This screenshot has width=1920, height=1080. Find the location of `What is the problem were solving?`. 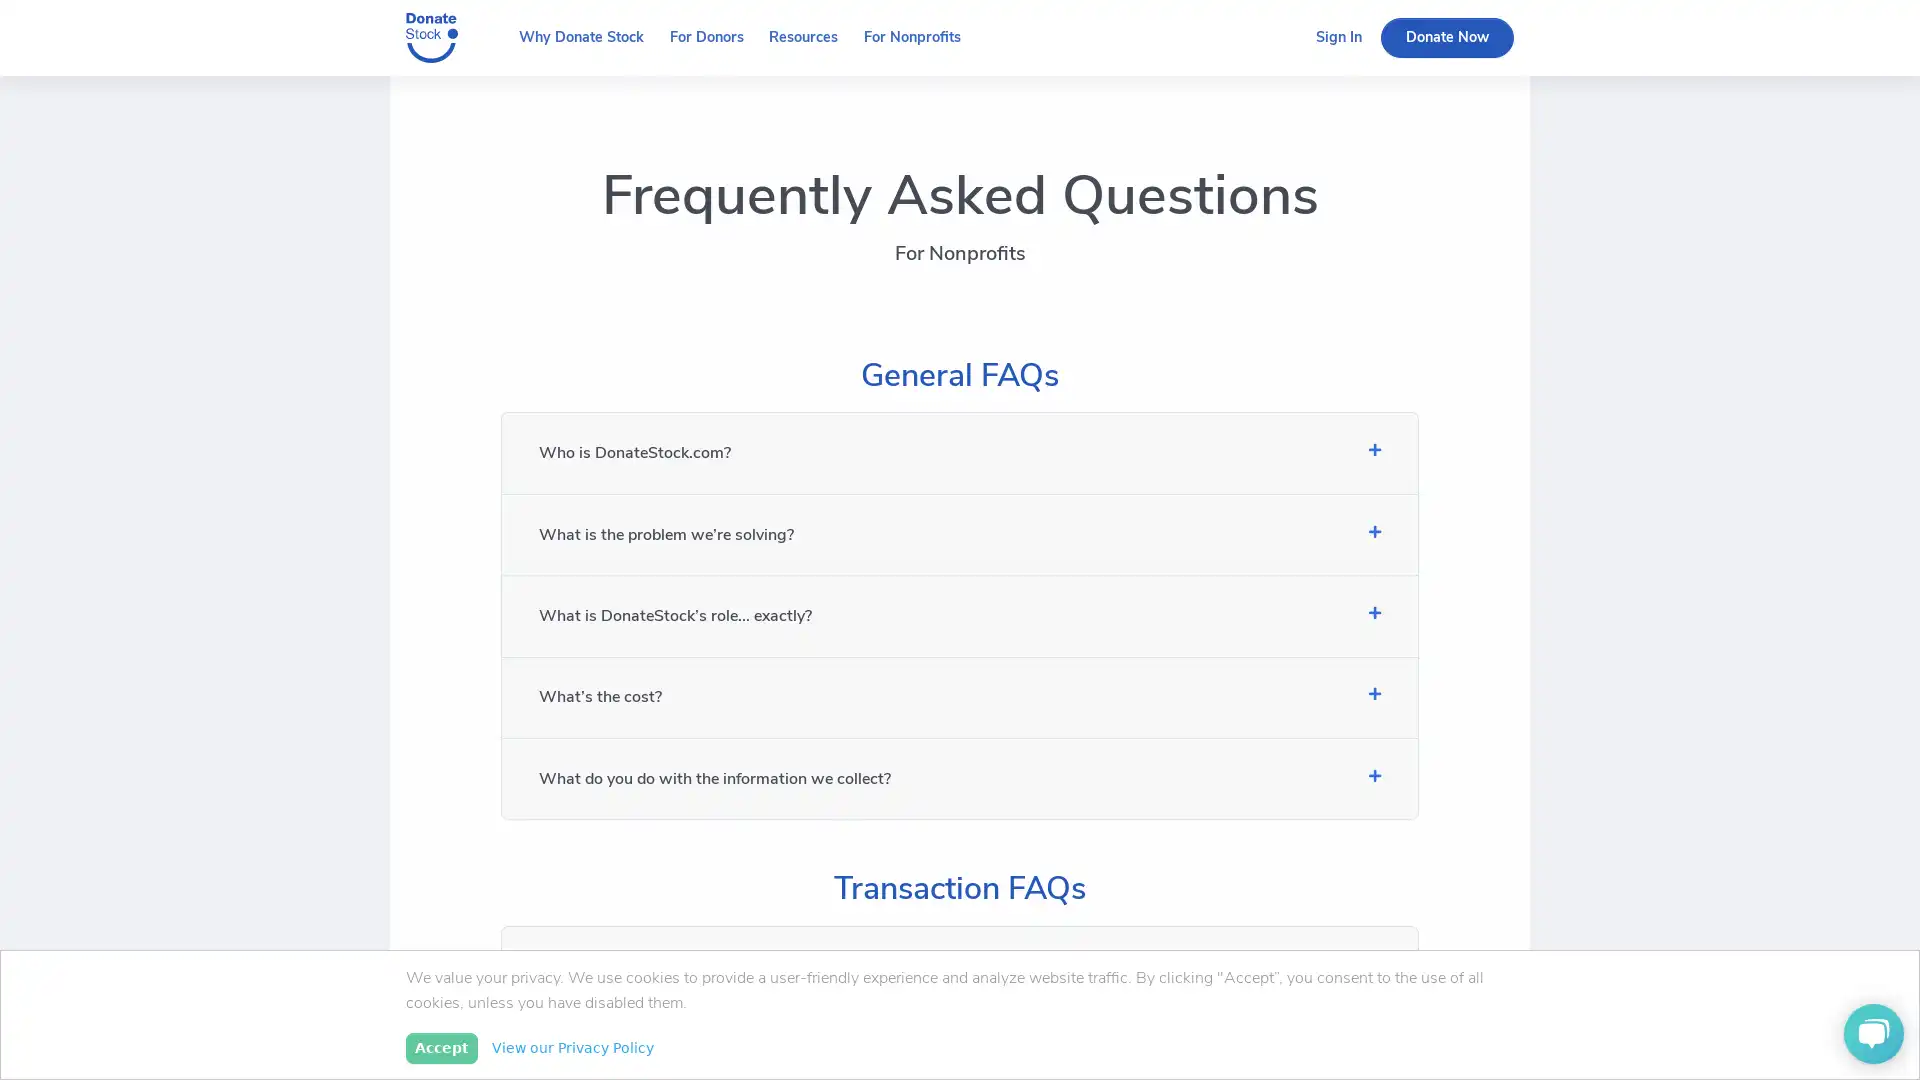

What is the problem were solving? is located at coordinates (958, 533).